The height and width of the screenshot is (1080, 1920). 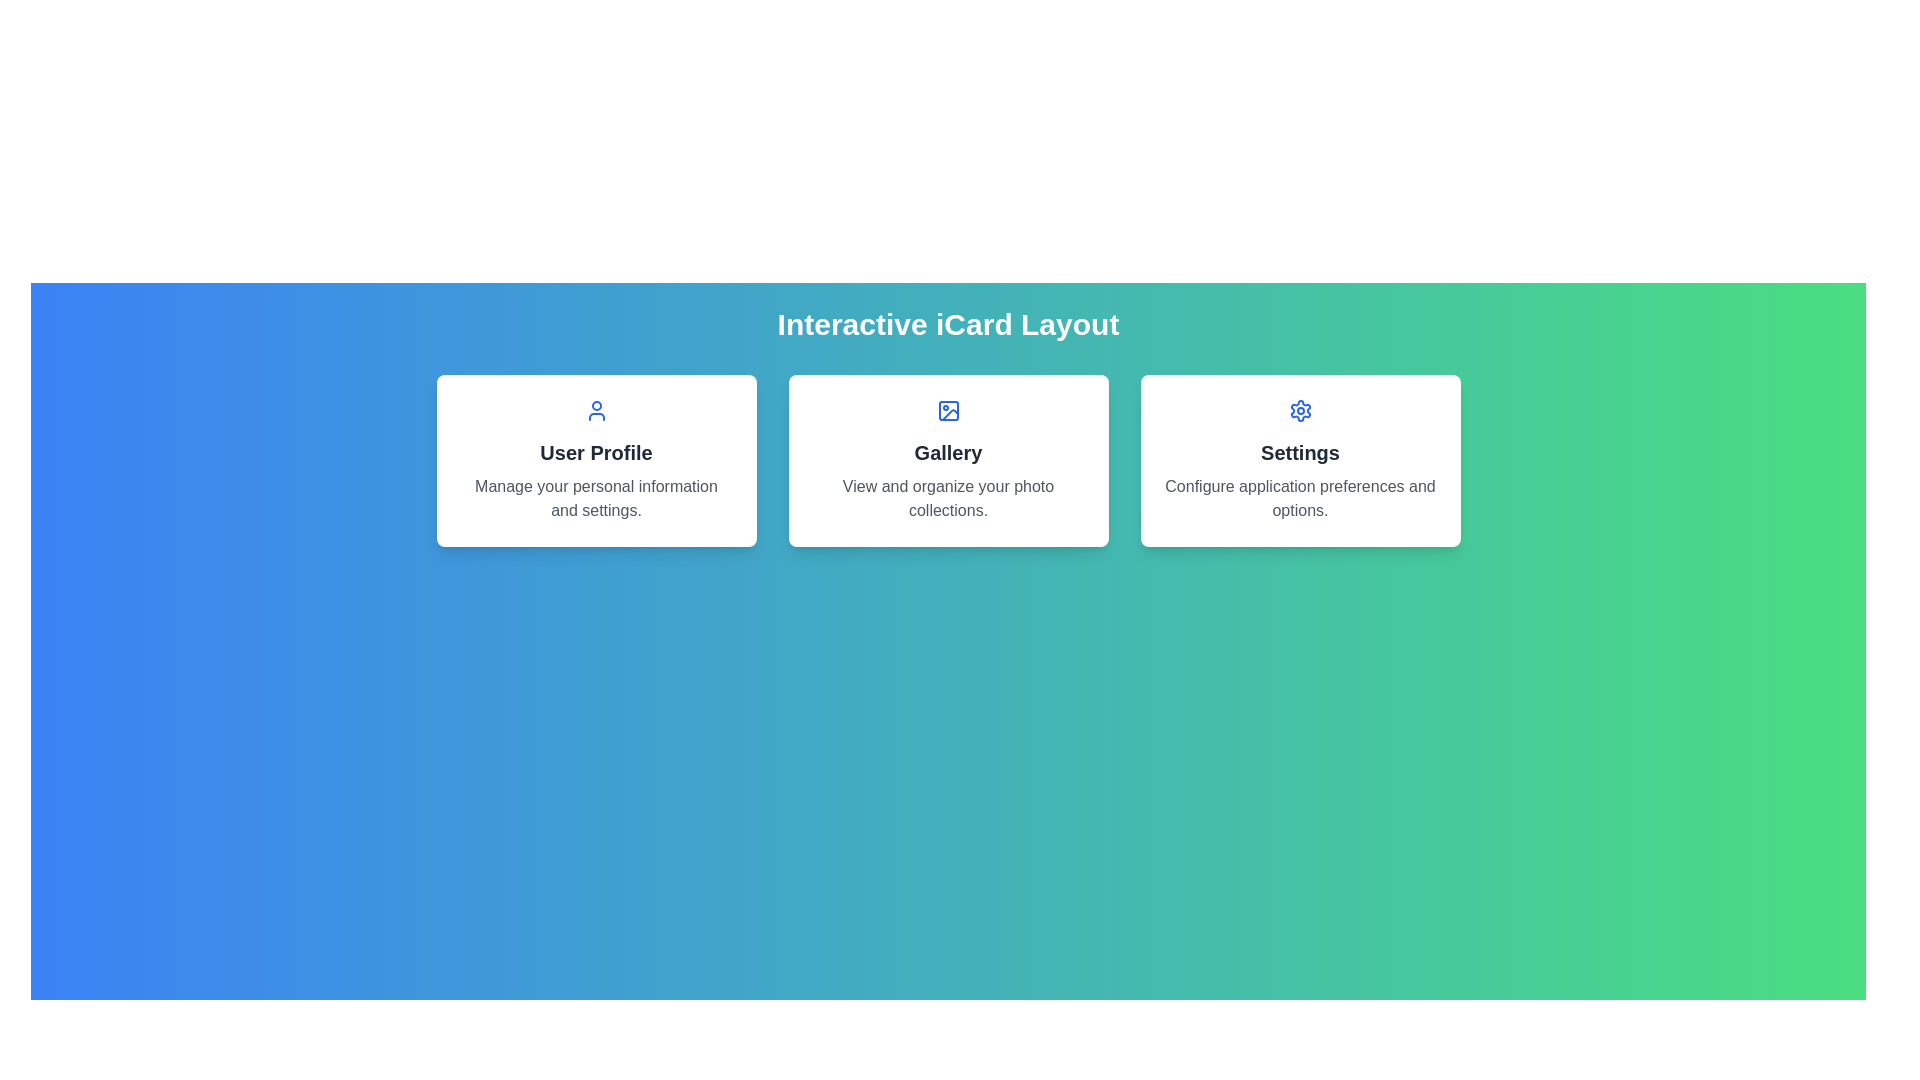 What do you see at coordinates (1300, 410) in the screenshot?
I see `the gear icon representing settings functionality, located at the center of the settings card, which is the rightmost card among three options` at bounding box center [1300, 410].